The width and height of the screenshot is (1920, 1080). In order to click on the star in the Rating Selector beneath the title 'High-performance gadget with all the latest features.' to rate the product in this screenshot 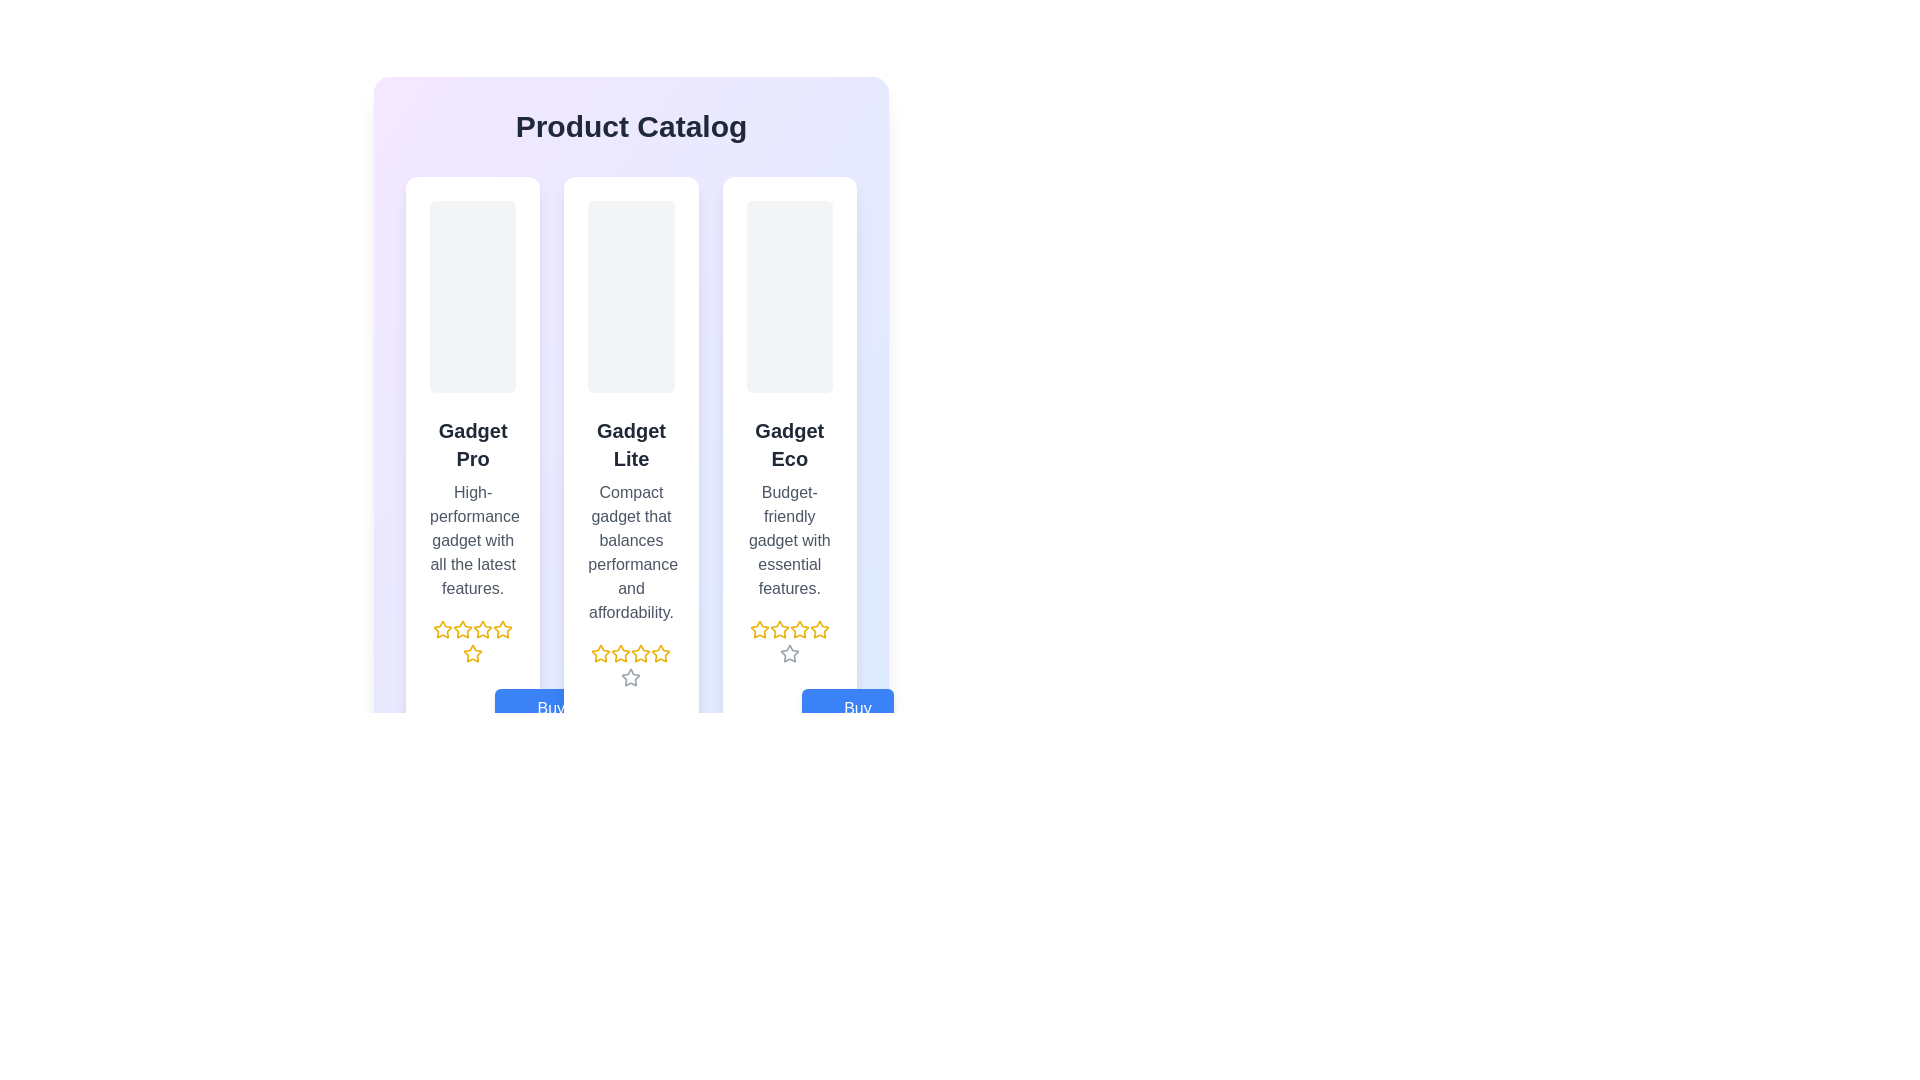, I will do `click(472, 640)`.